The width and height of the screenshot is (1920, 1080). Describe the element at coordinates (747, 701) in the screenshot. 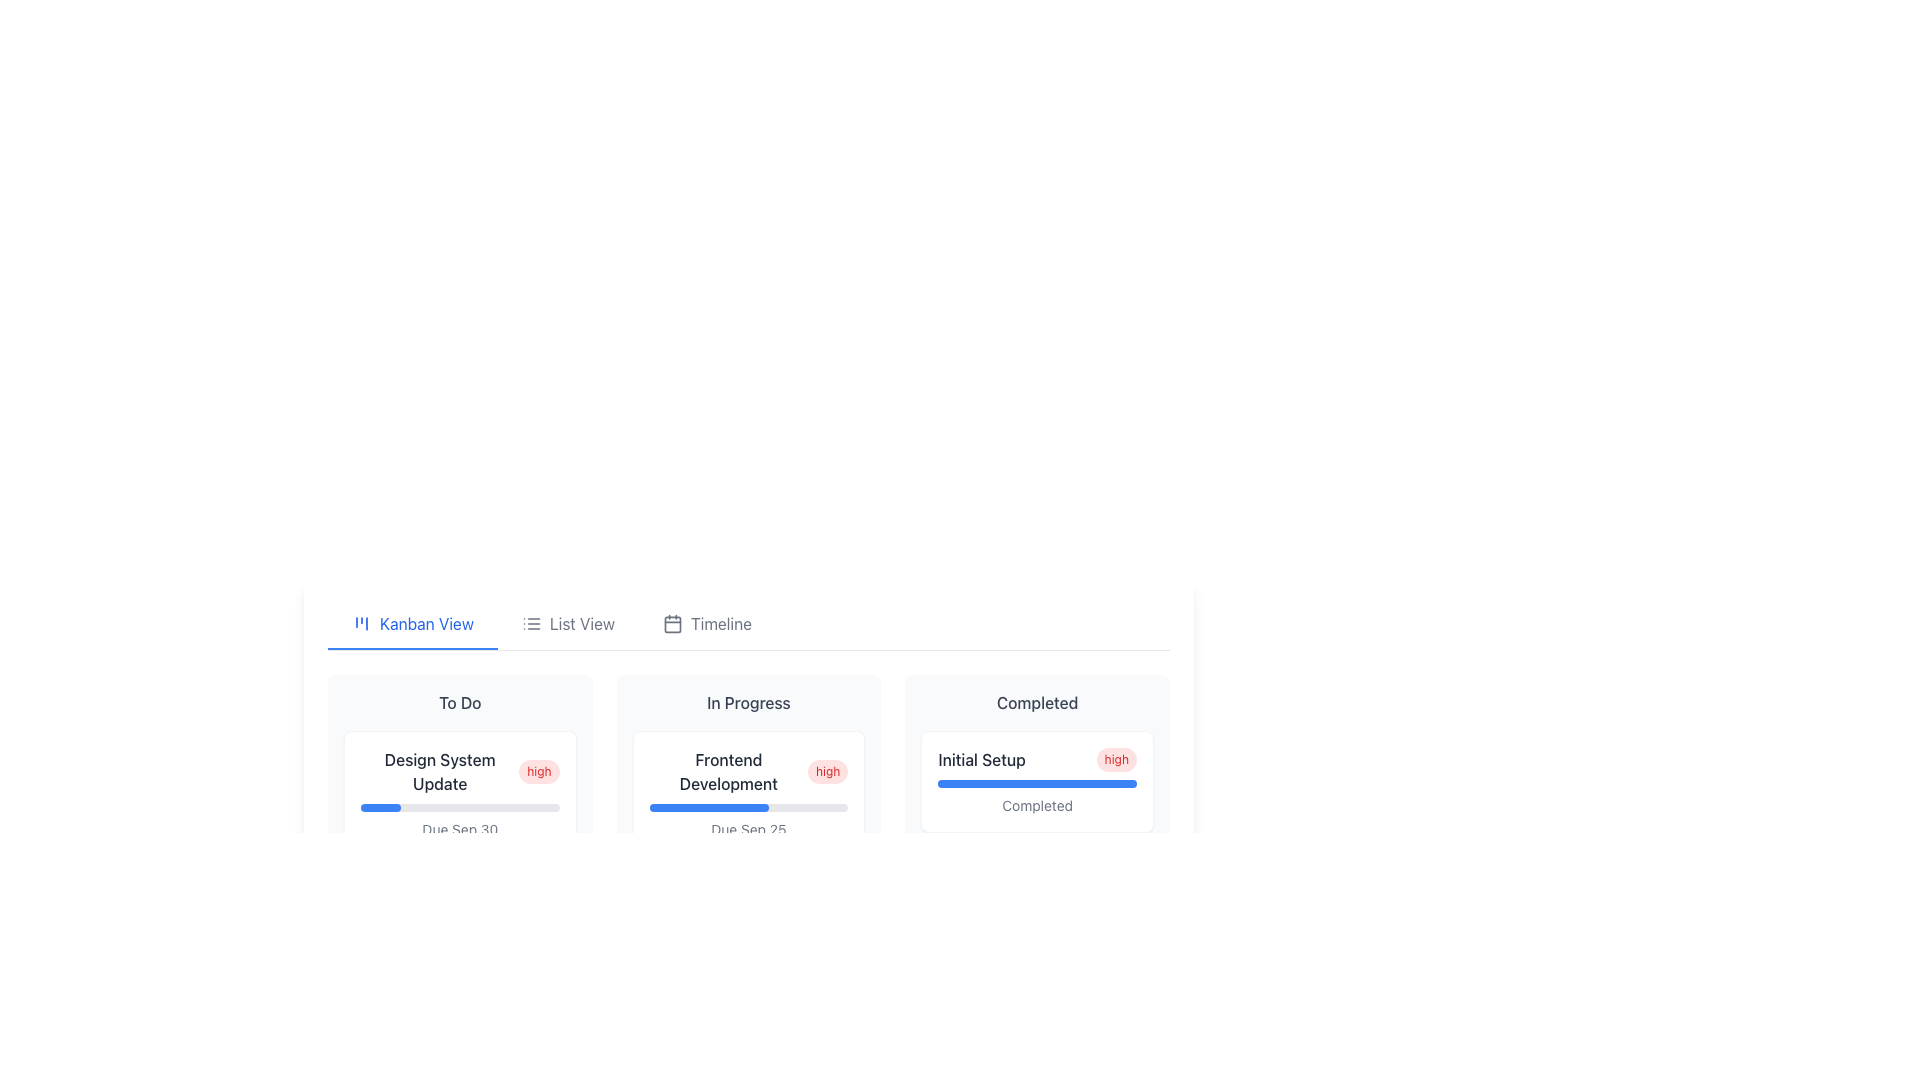

I see `the 'In Progress' text label, which is styled with a medium-sized gray font and positioned at the top of the second column in a Kanban board layout` at that location.